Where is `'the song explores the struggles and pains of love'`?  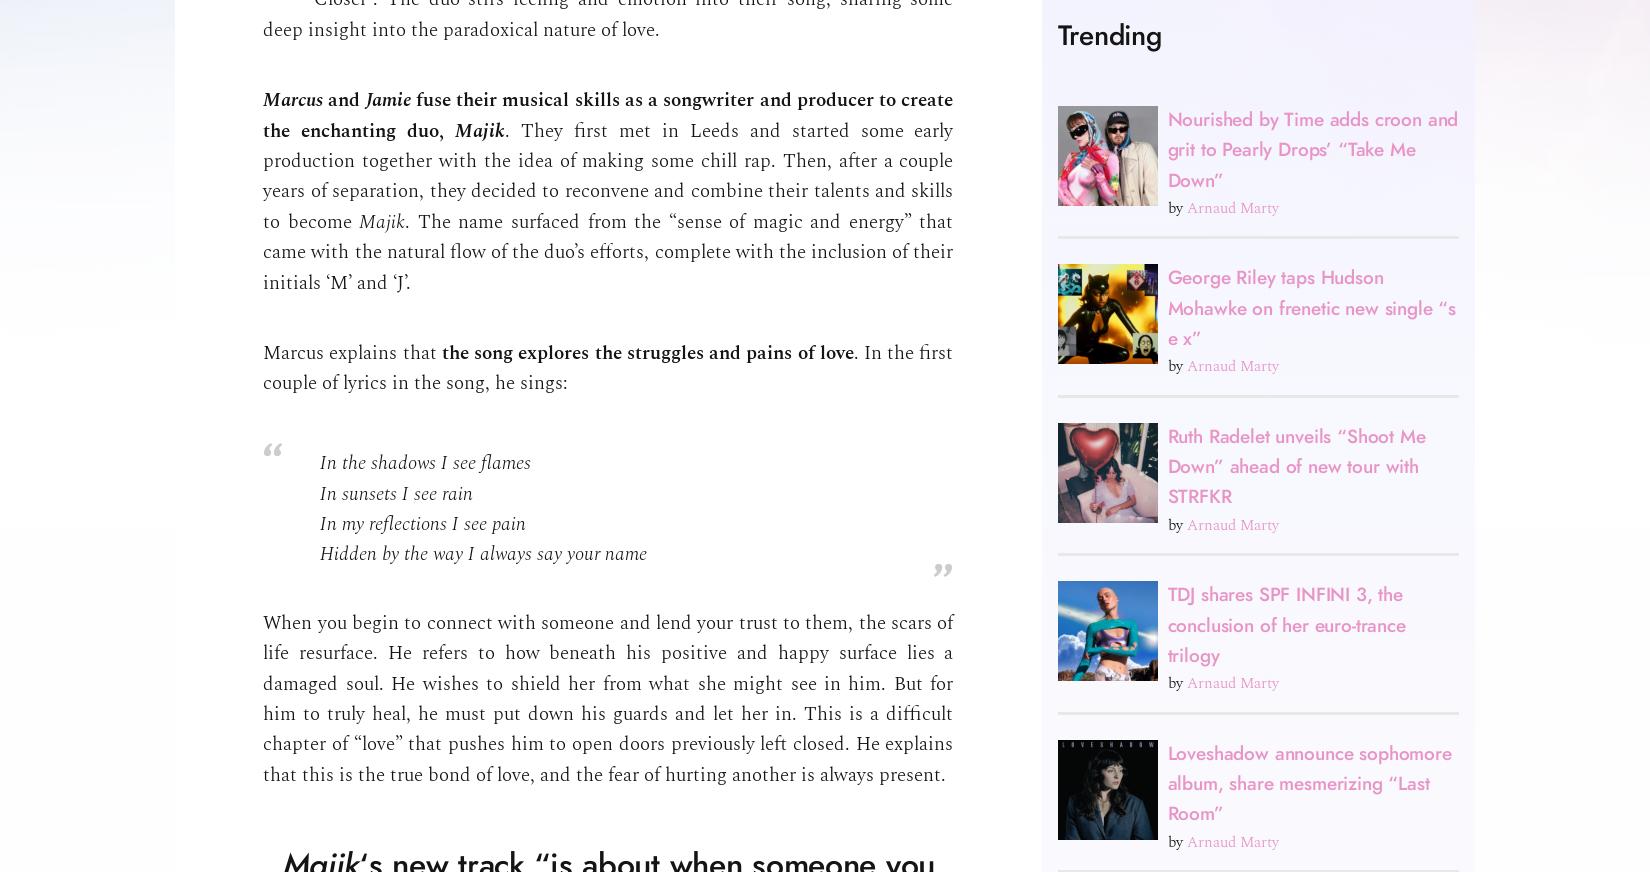
'the song explores the struggles and pains of love' is located at coordinates (643, 352).